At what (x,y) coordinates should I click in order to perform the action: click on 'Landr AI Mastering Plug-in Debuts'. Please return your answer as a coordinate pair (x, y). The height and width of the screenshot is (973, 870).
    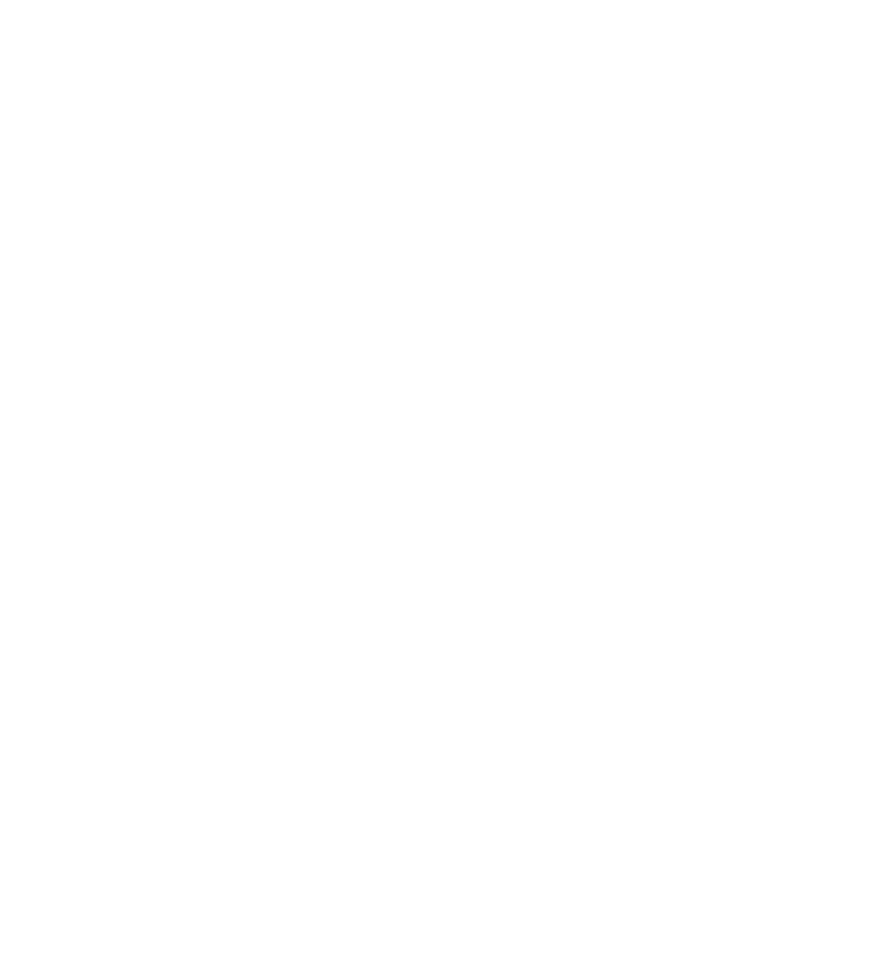
    Looking at the image, I should click on (302, 792).